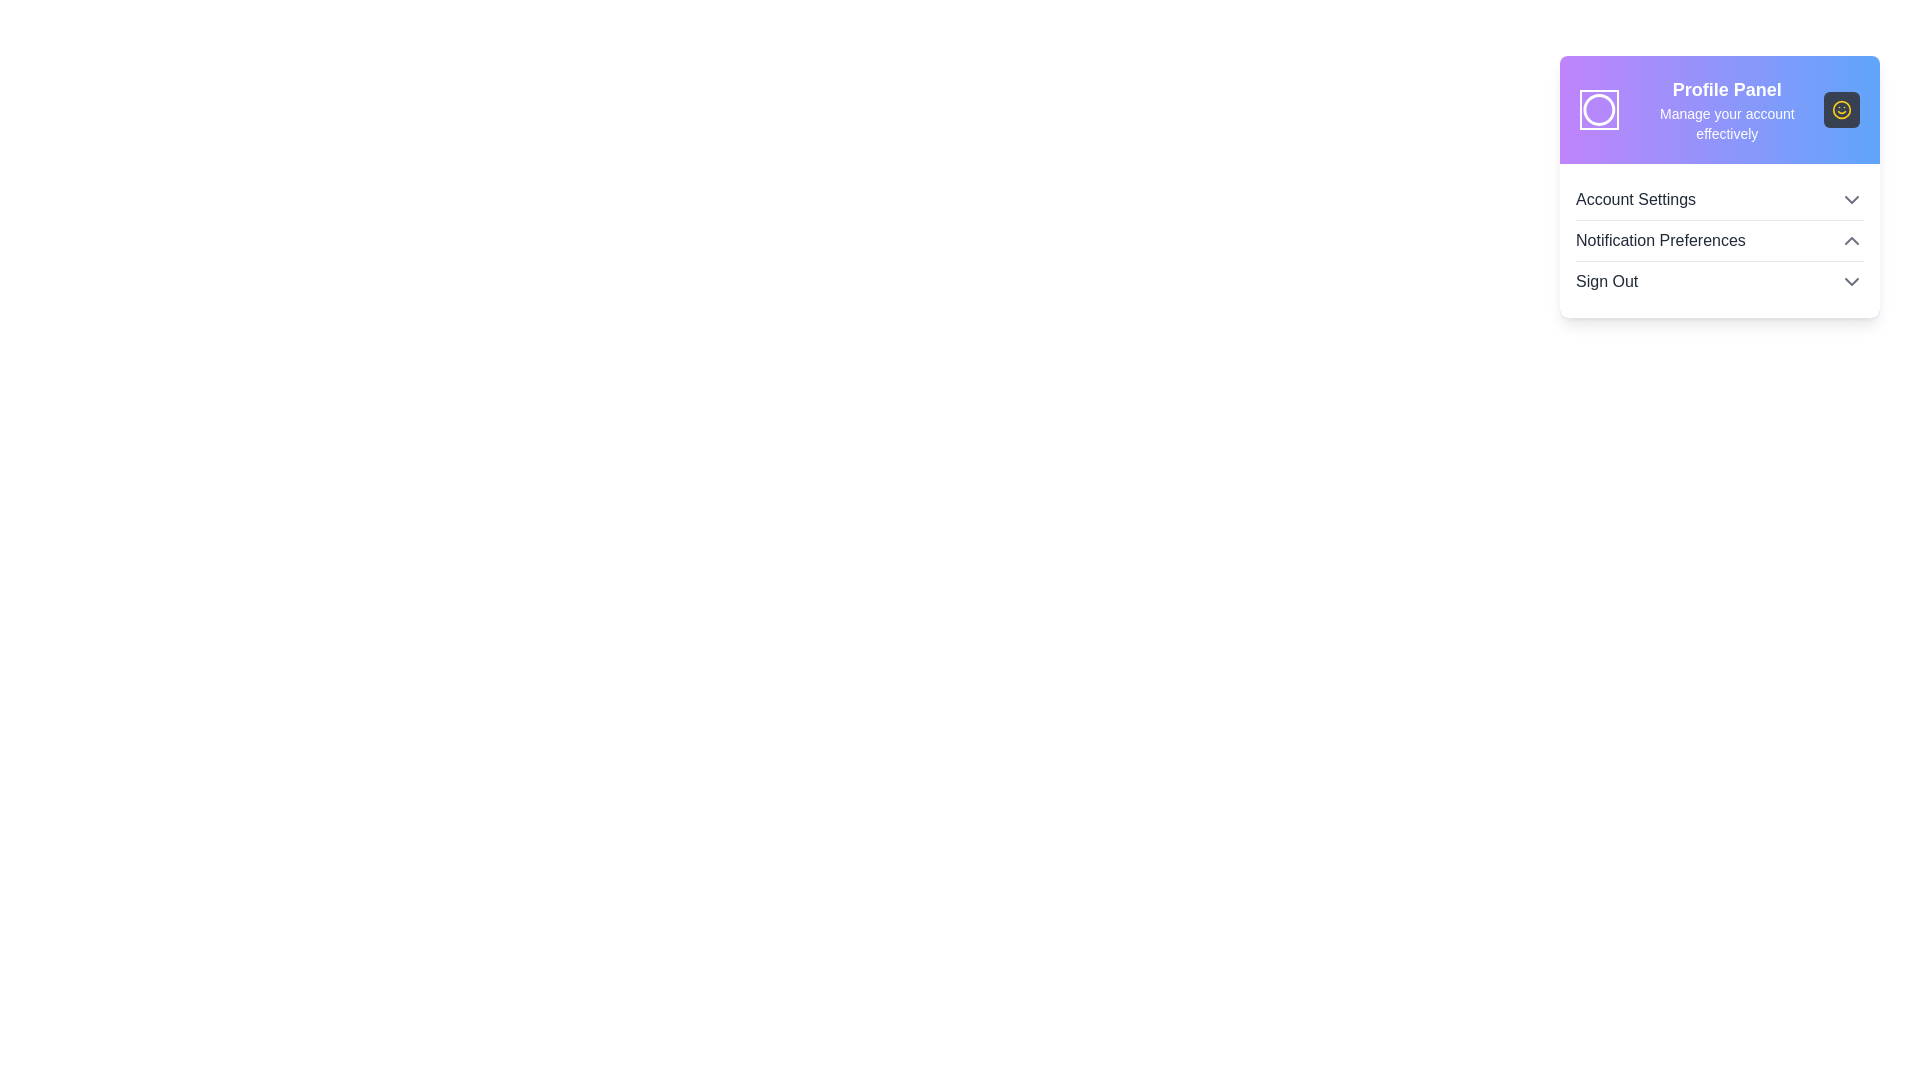 This screenshot has width=1920, height=1080. What do you see at coordinates (1841, 110) in the screenshot?
I see `the circular yellow icon with a smiling face located in the top-right corner of the header section of the profile panel` at bounding box center [1841, 110].